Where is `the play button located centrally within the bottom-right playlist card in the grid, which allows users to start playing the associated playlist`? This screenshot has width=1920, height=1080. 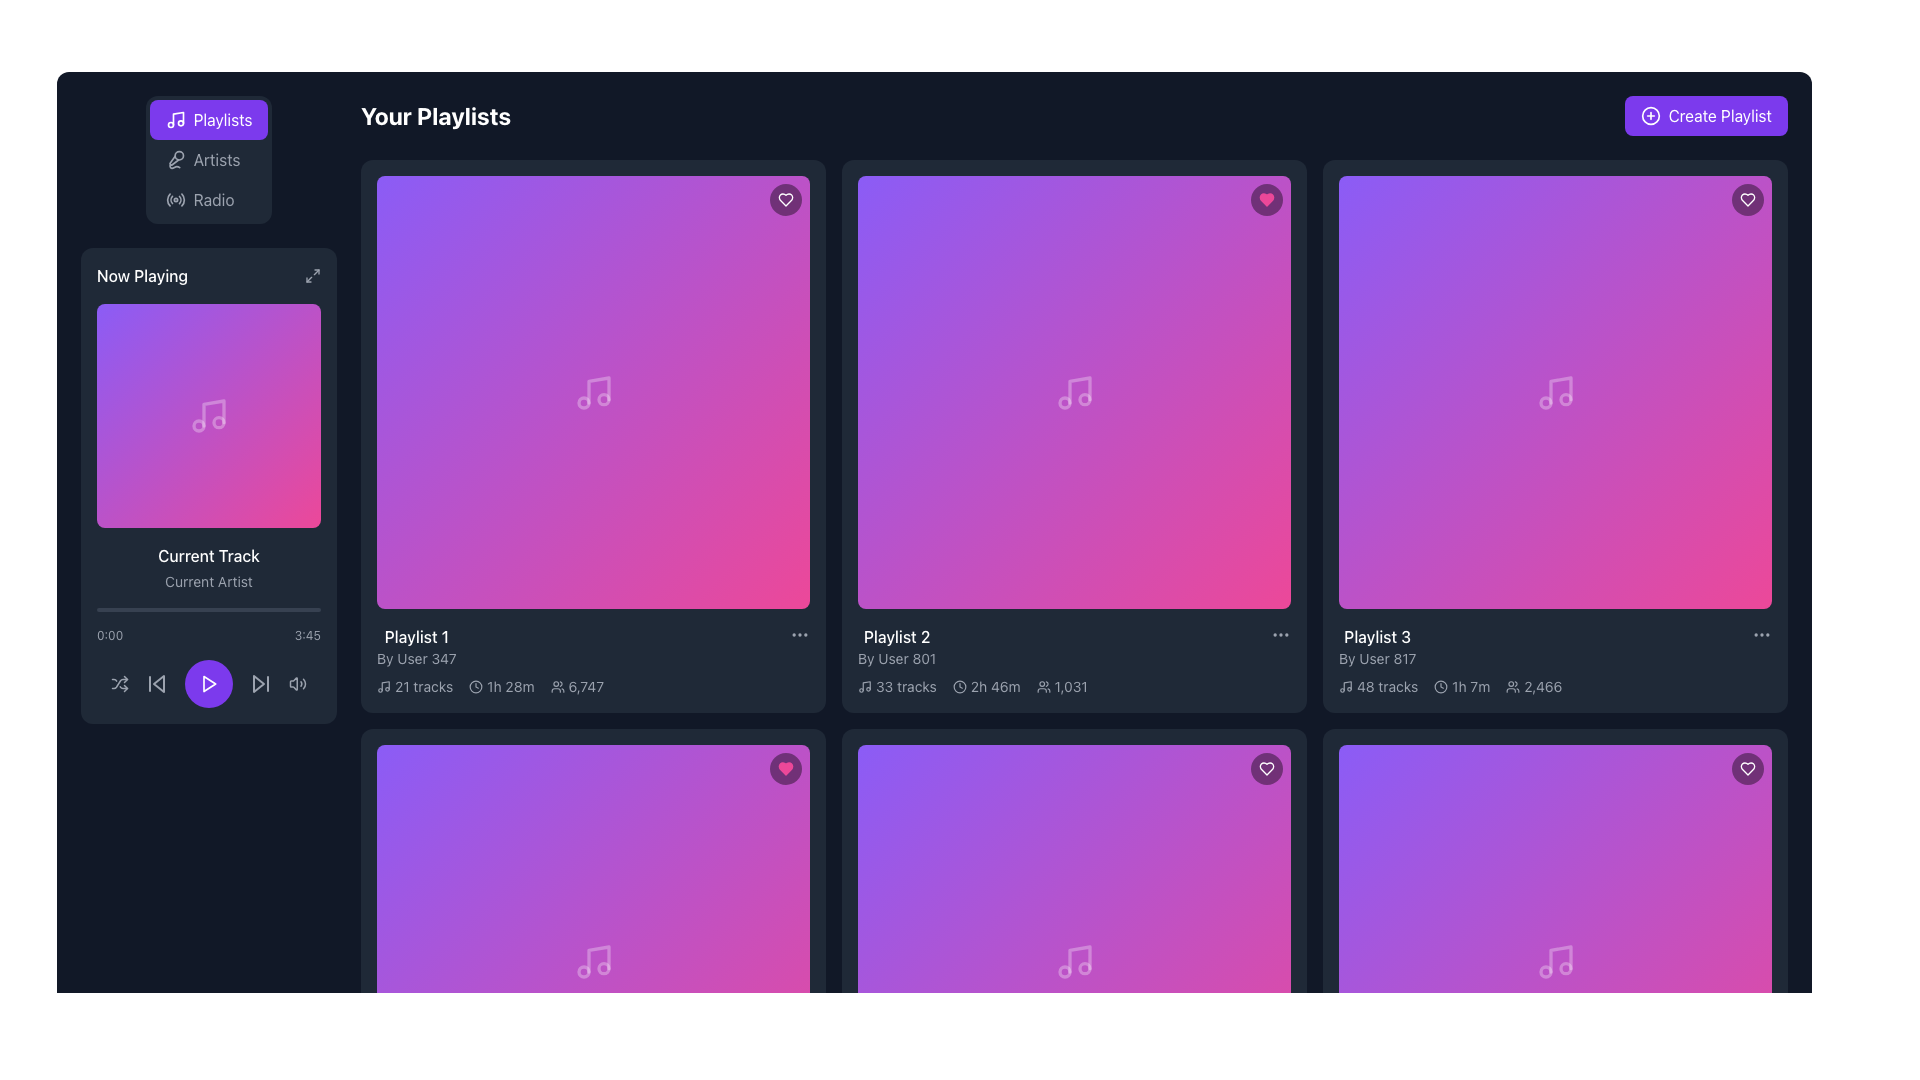
the play button located centrally within the bottom-right playlist card in the grid, which allows users to start playing the associated playlist is located at coordinates (1554, 960).